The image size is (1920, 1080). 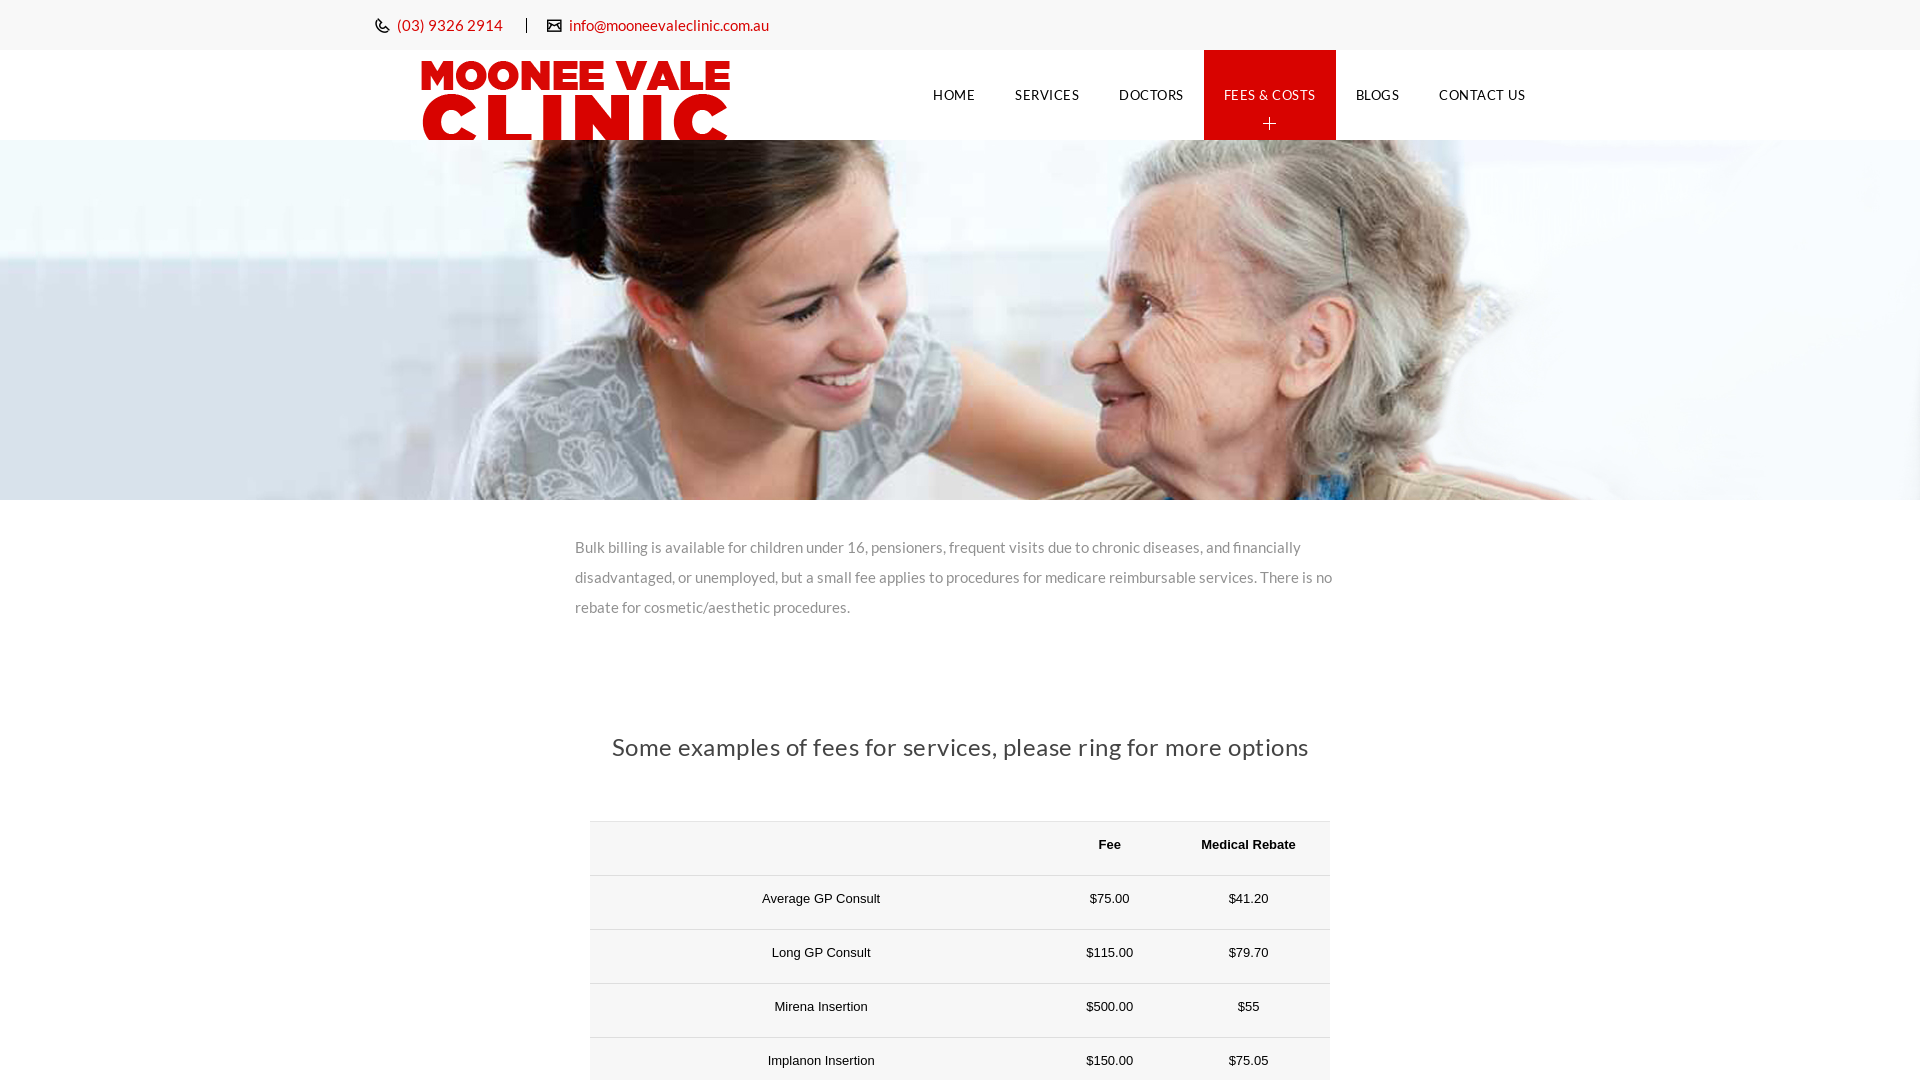 What do you see at coordinates (393, 24) in the screenshot?
I see `'(03) 9326 2914'` at bounding box center [393, 24].